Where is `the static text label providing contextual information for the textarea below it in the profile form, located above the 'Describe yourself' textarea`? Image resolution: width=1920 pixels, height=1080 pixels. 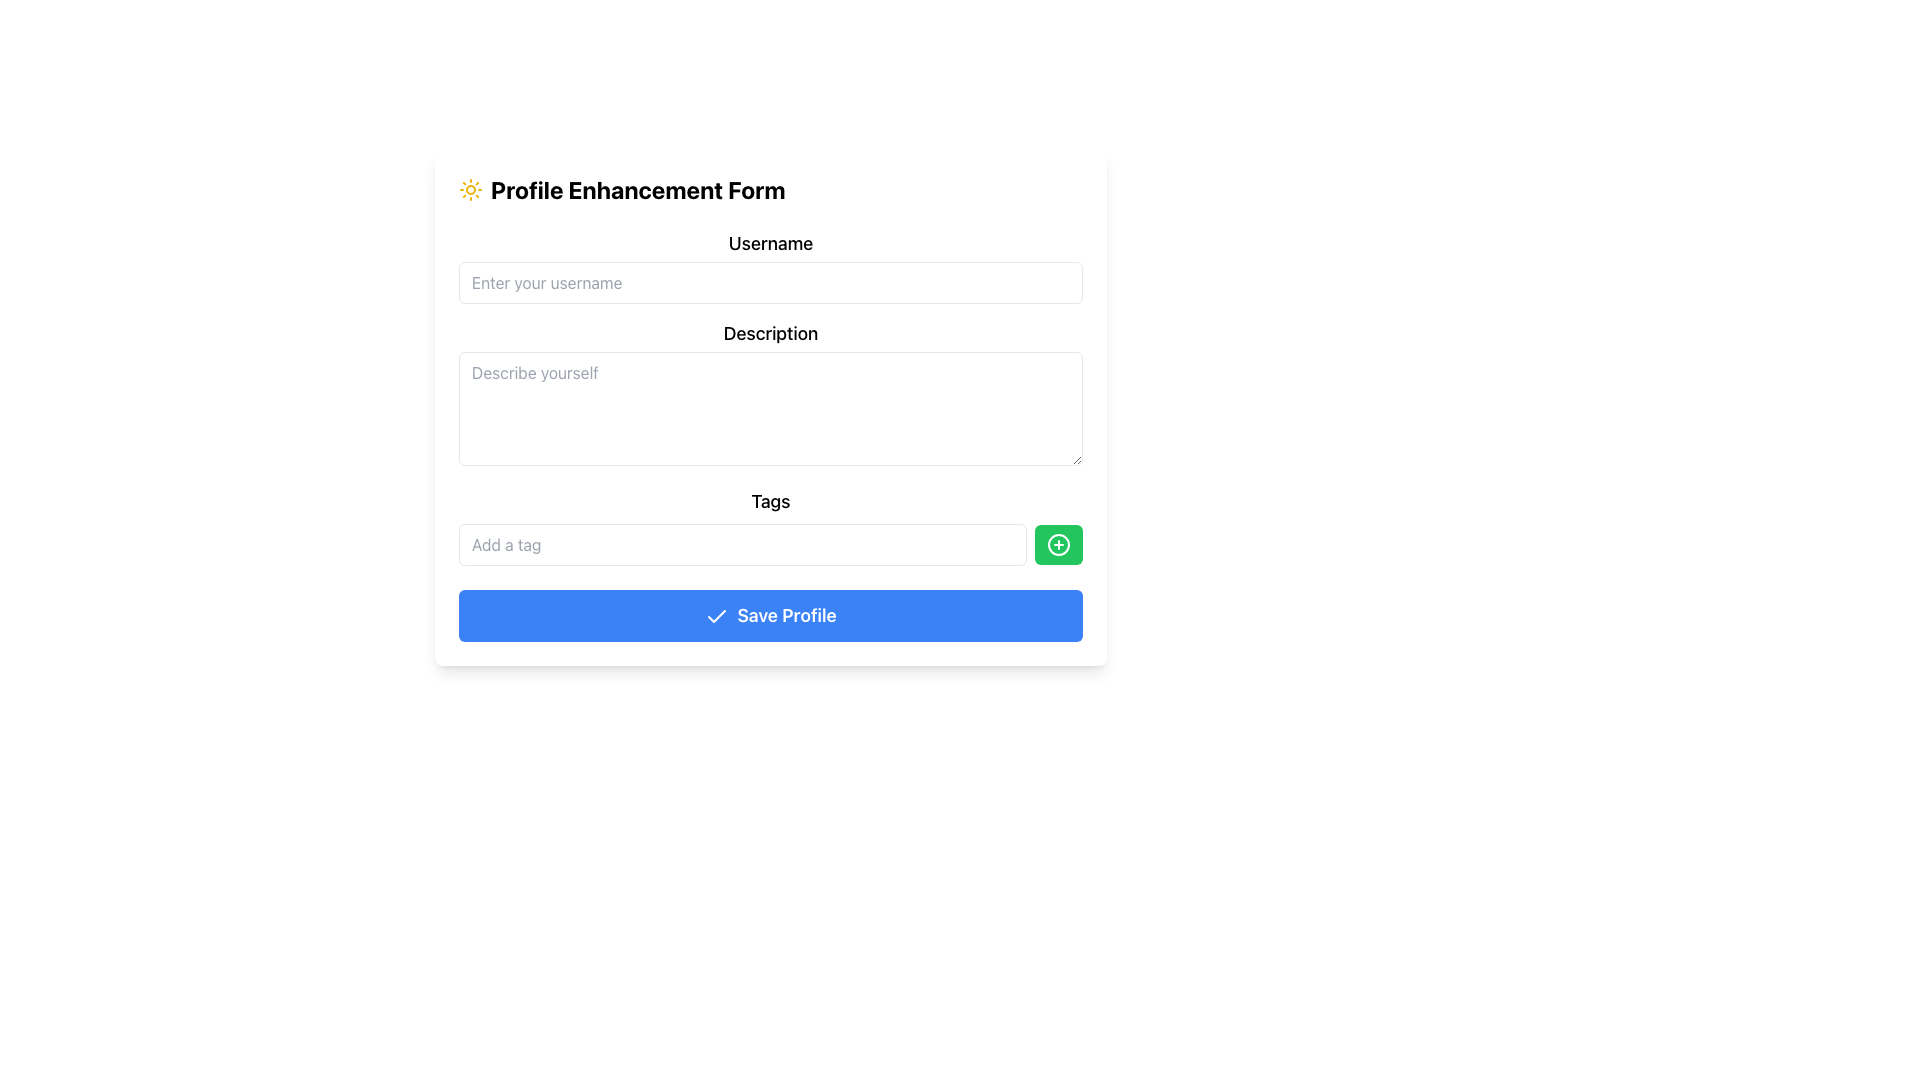 the static text label providing contextual information for the textarea below it in the profile form, located above the 'Describe yourself' textarea is located at coordinates (770, 332).